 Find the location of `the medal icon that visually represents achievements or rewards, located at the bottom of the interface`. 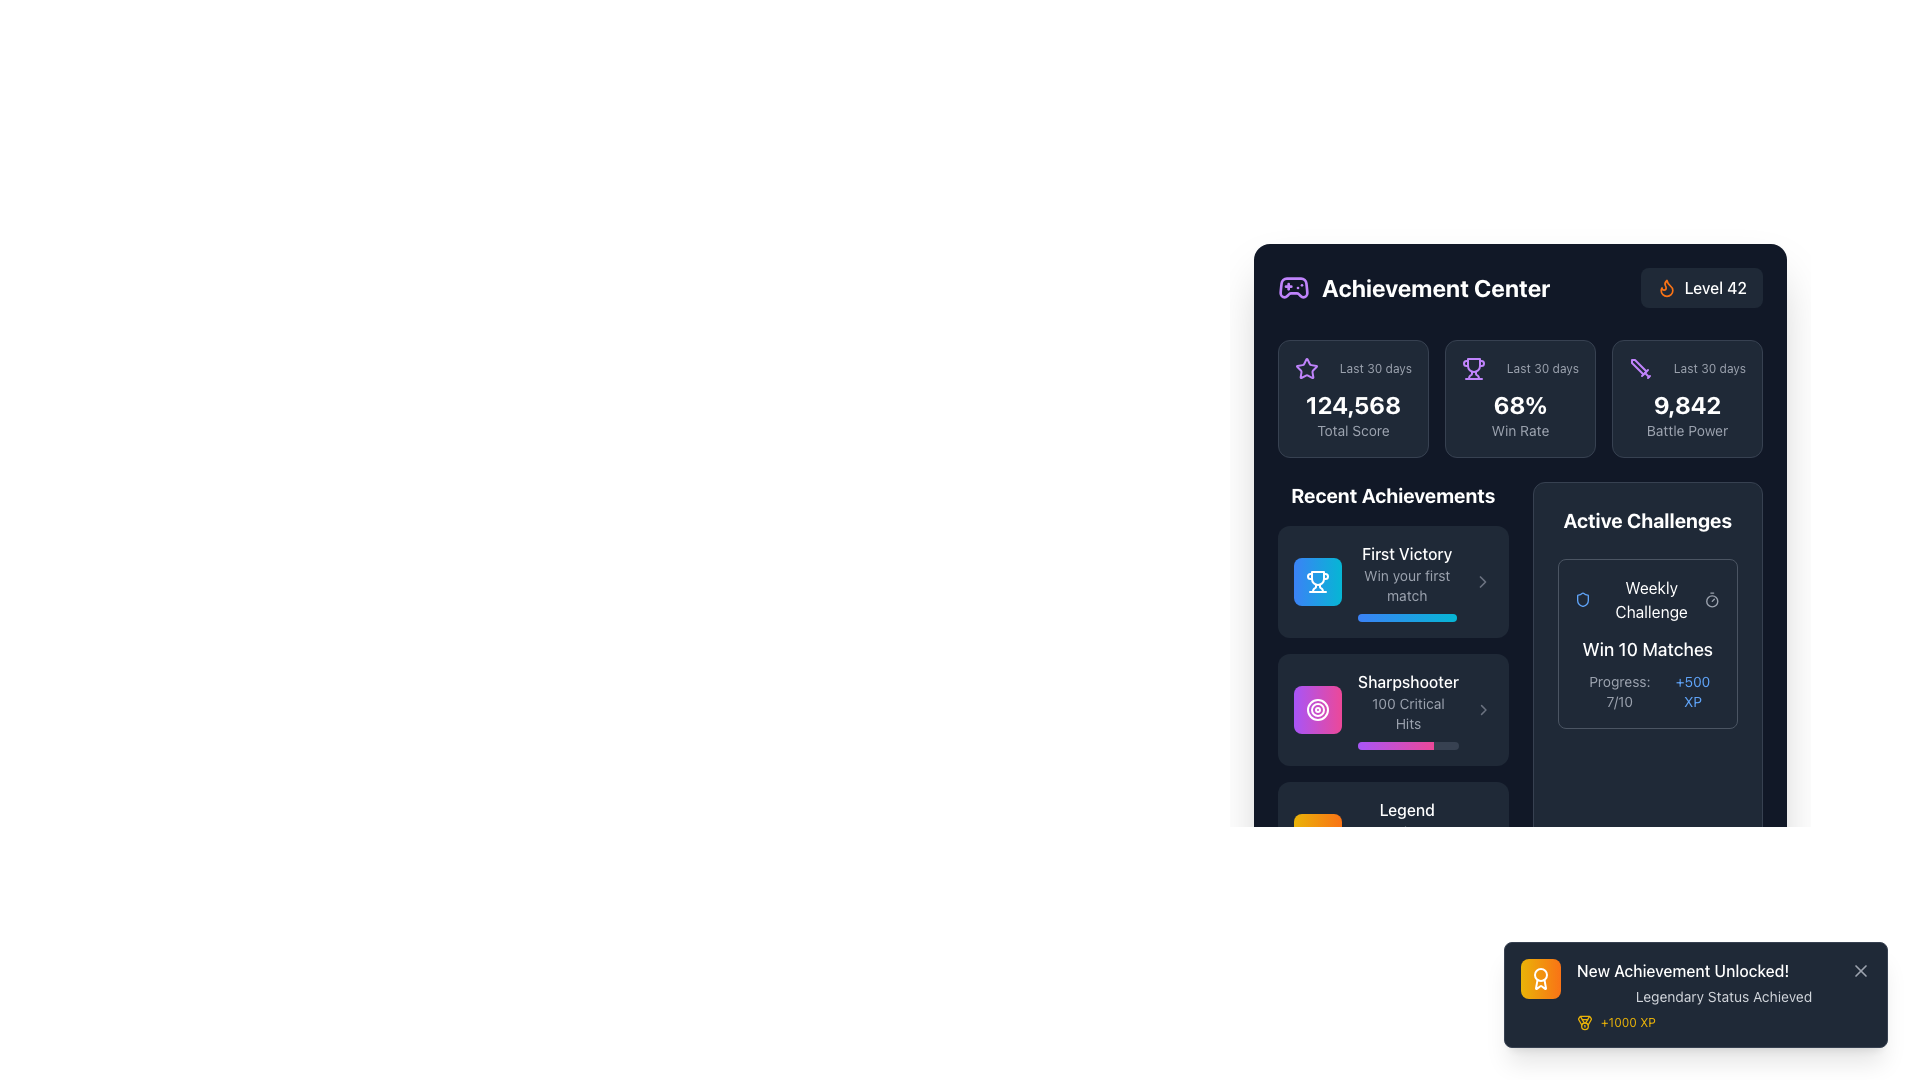

the medal icon that visually represents achievements or rewards, located at the bottom of the interface is located at coordinates (1583, 1020).